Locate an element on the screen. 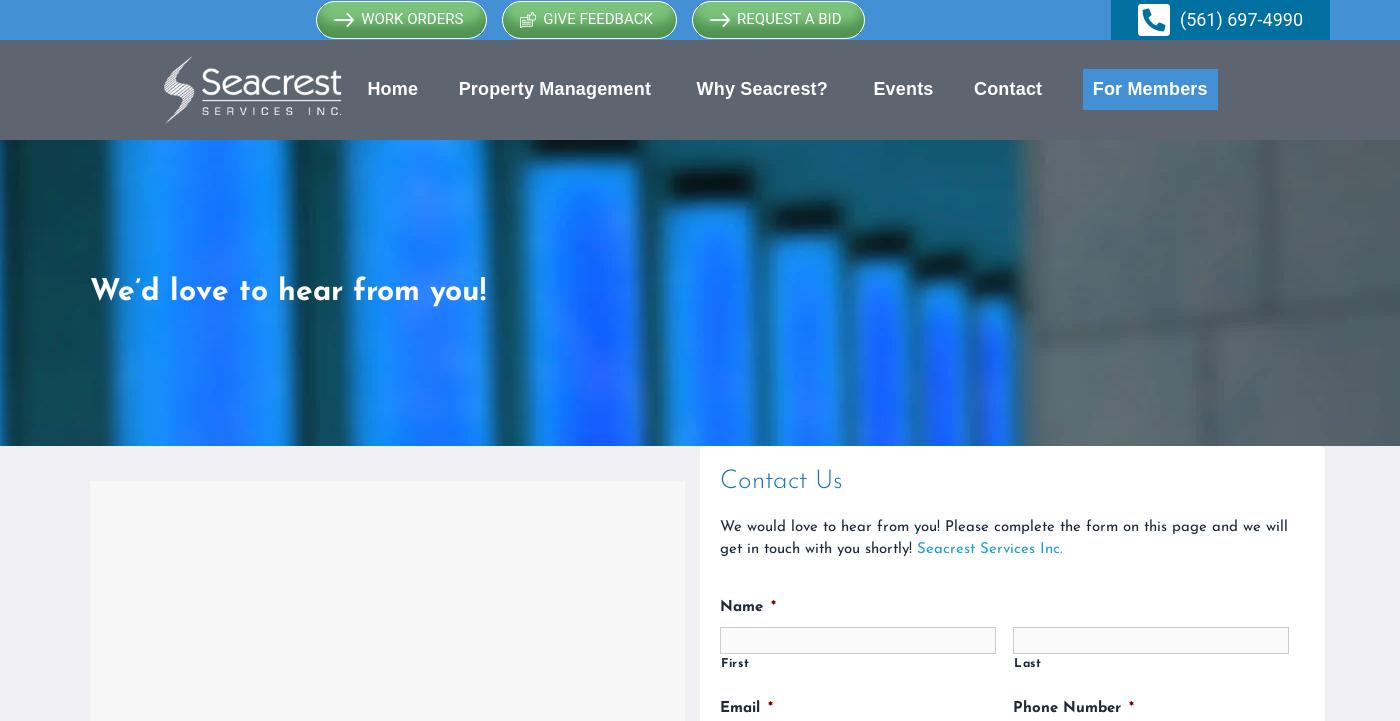 The image size is (1400, 721). 'Events' is located at coordinates (903, 87).